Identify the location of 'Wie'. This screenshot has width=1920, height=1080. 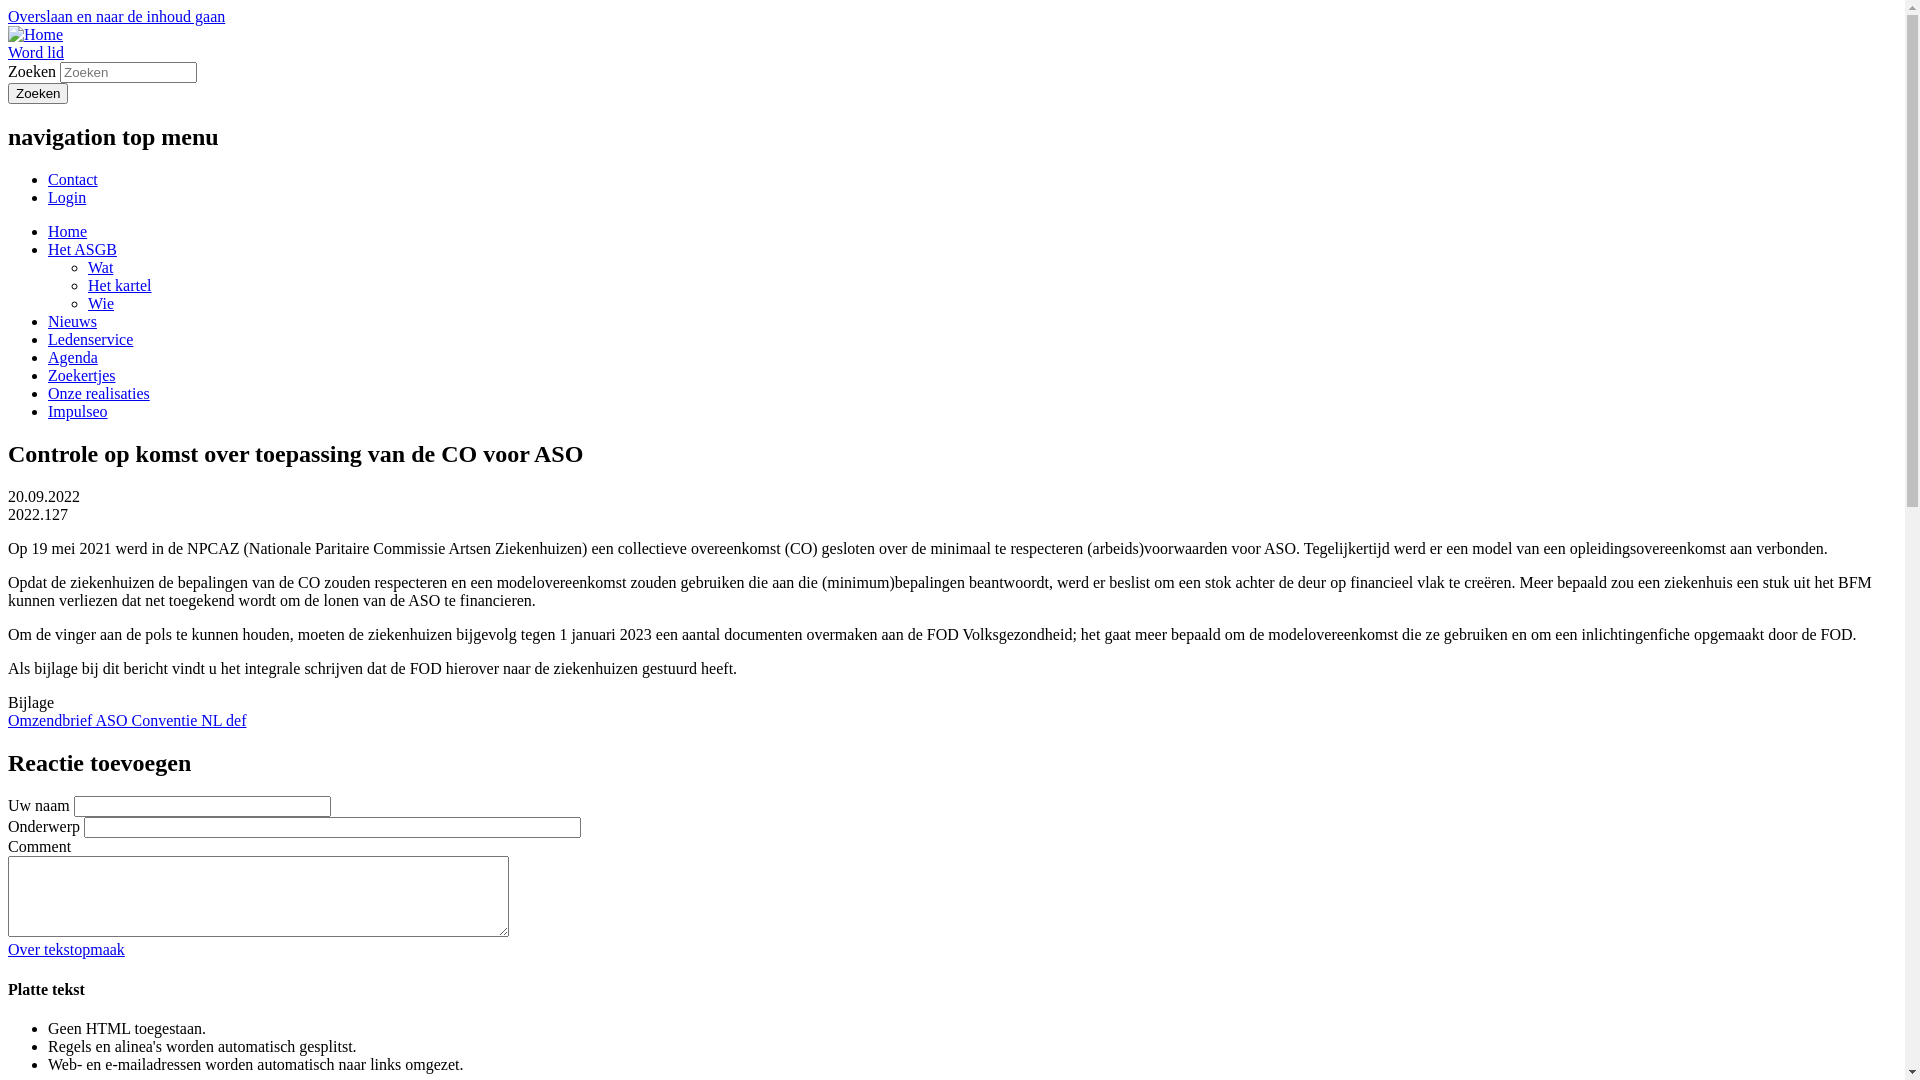
(99, 303).